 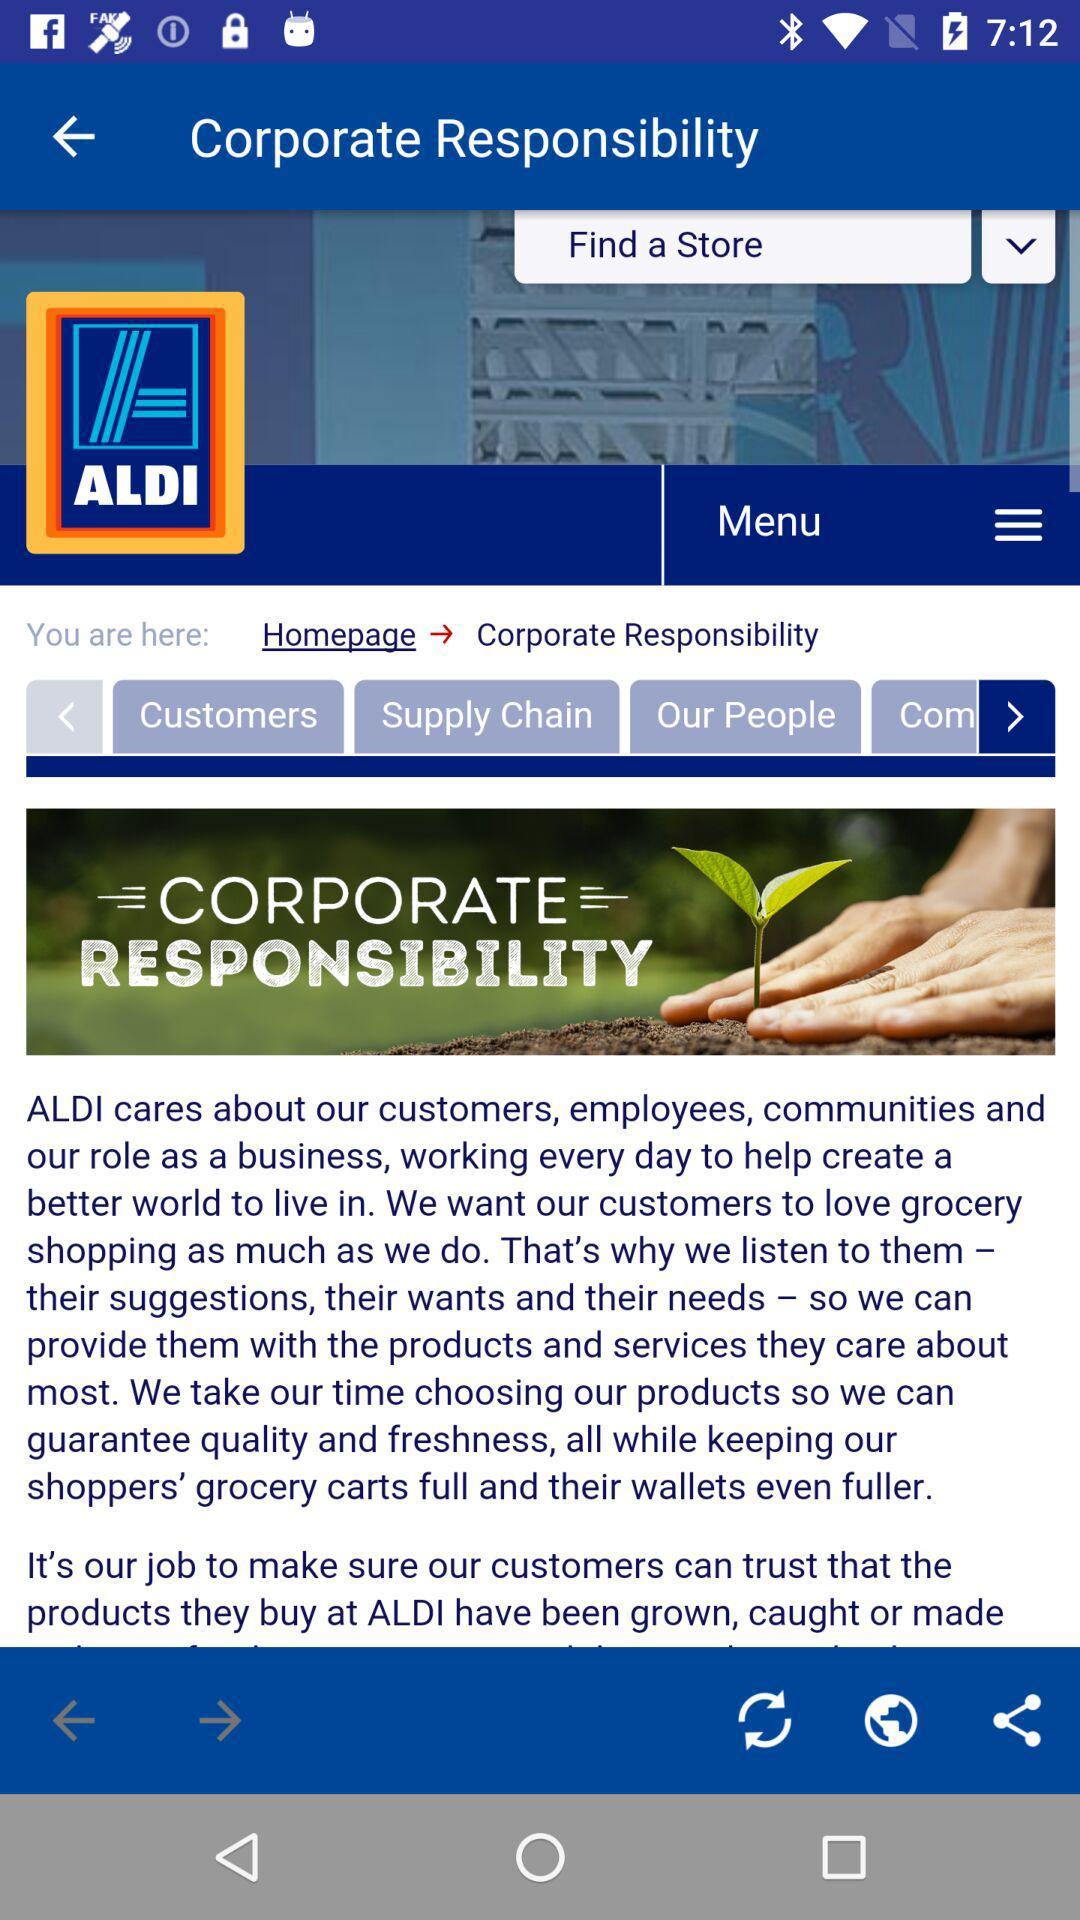 What do you see at coordinates (72, 1719) in the screenshot?
I see `the arrow_backward icon` at bounding box center [72, 1719].